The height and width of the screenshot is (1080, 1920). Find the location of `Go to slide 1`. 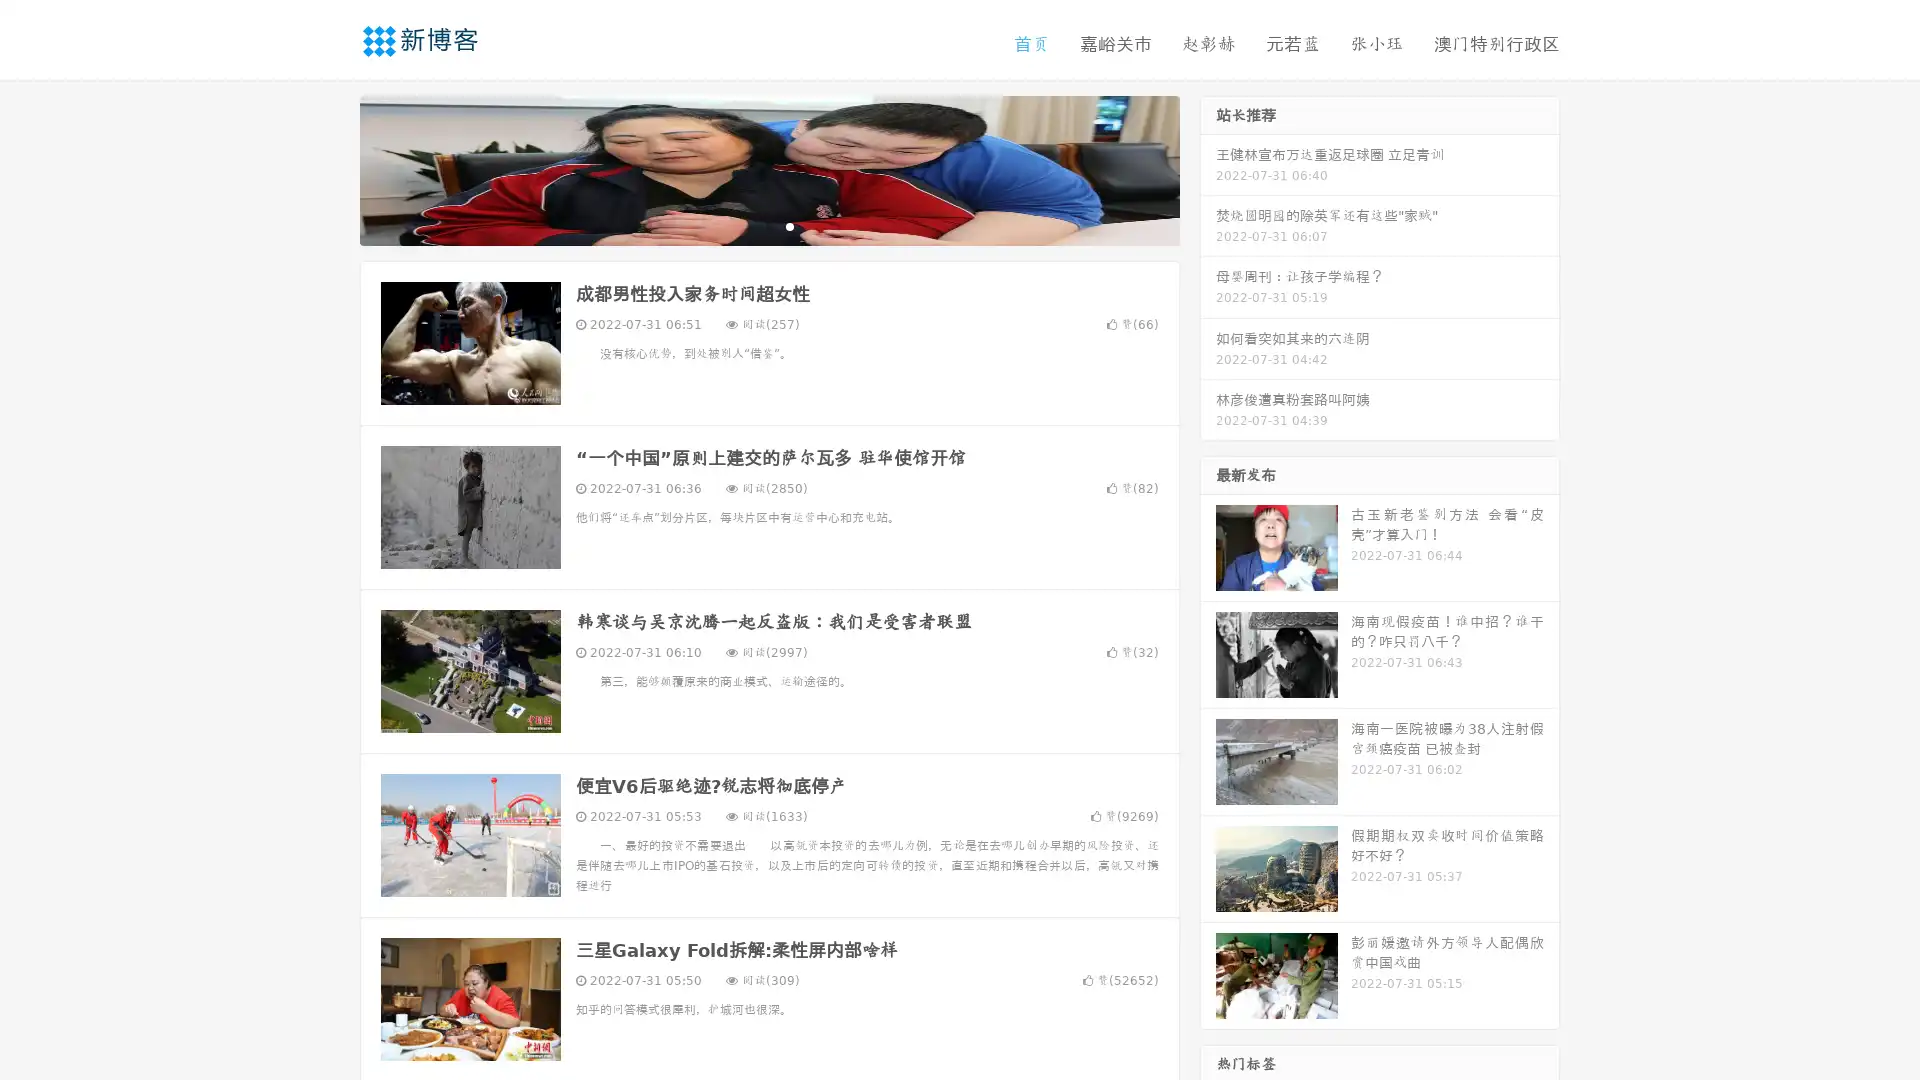

Go to slide 1 is located at coordinates (748, 225).